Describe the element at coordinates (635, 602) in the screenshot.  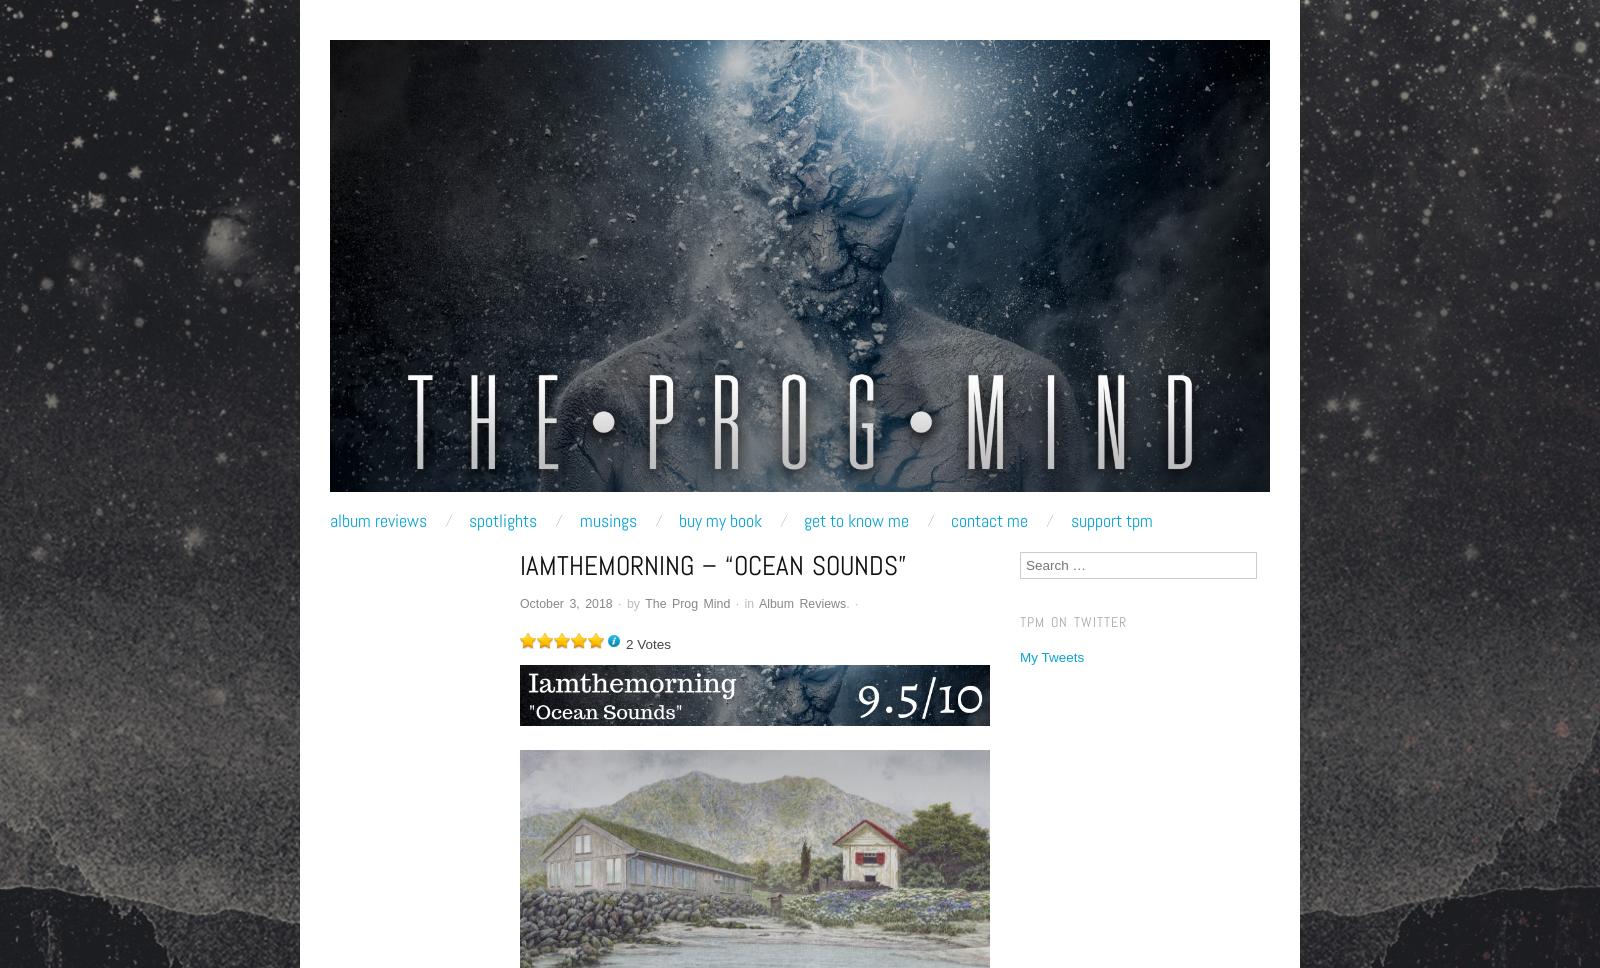
I see `'by'` at that location.